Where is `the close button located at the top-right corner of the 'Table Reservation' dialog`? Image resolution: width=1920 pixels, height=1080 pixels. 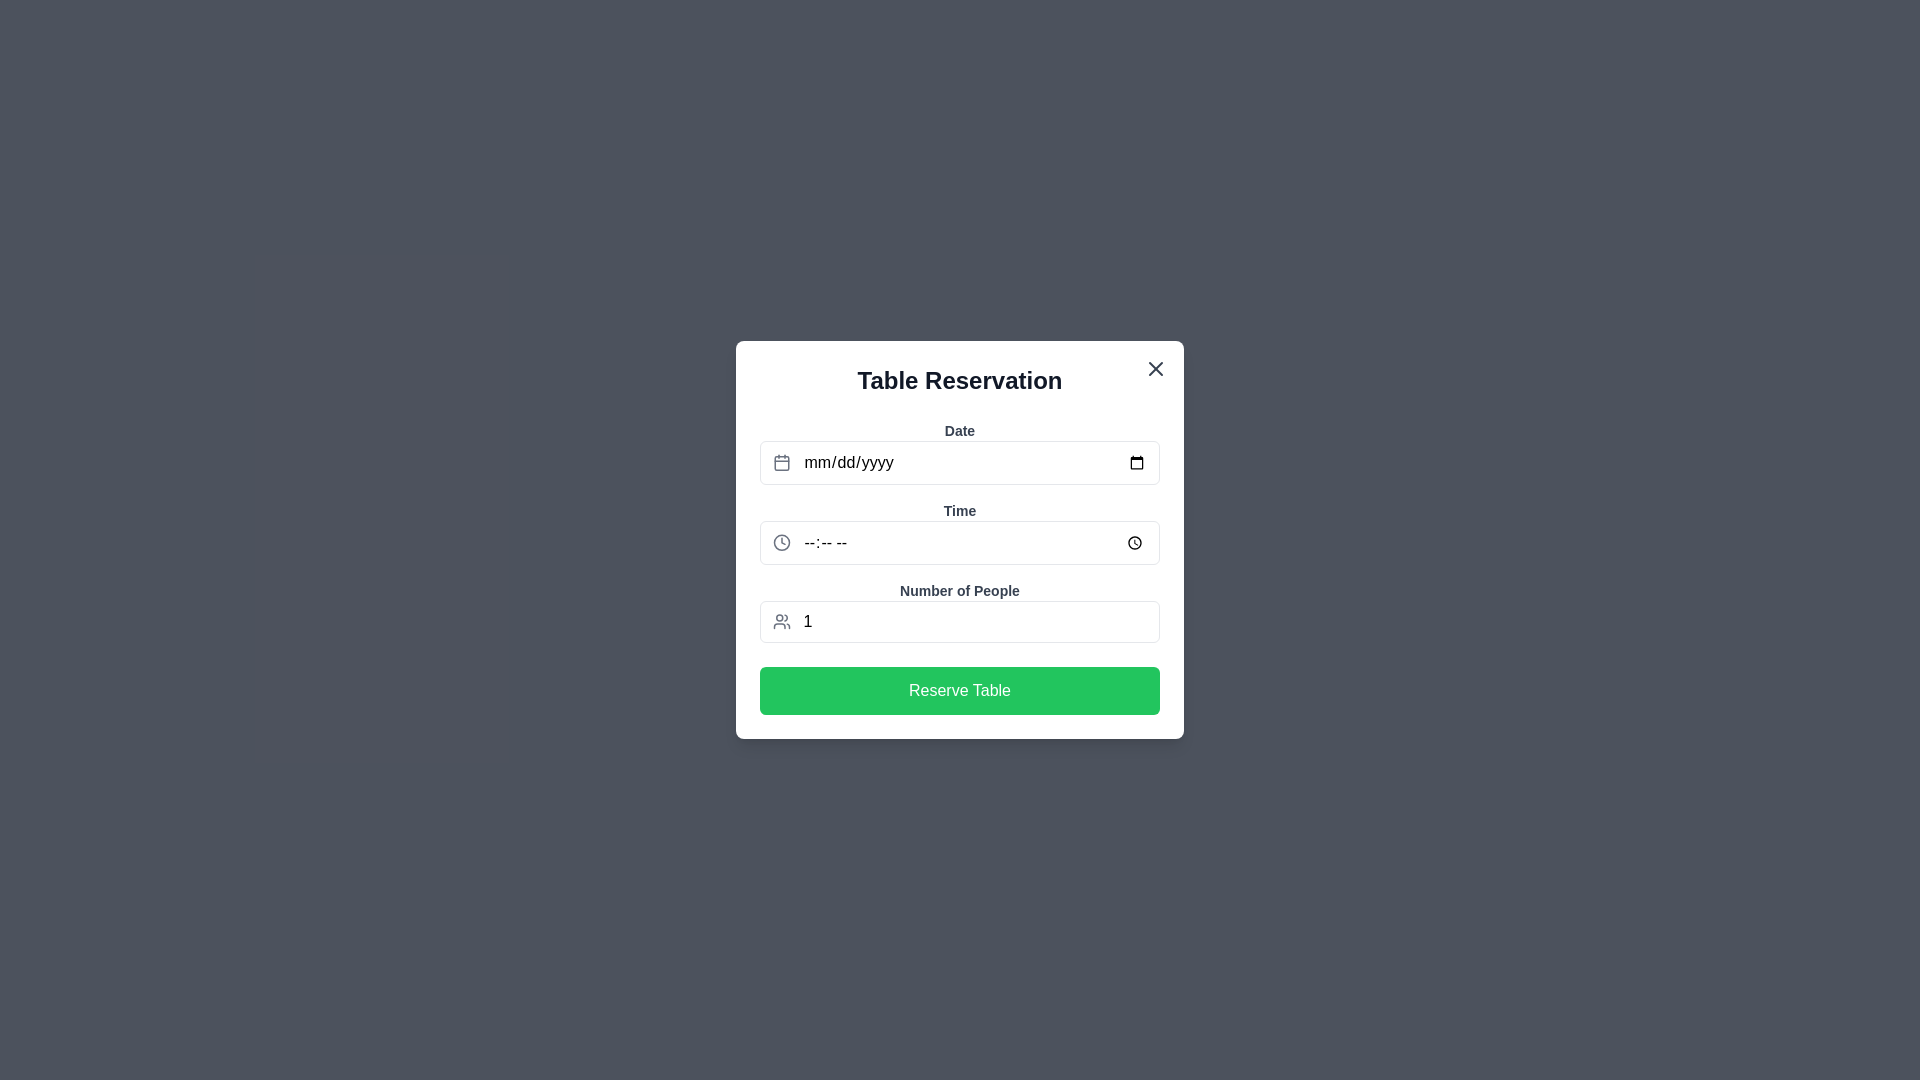
the close button located at the top-right corner of the 'Table Reservation' dialog is located at coordinates (1156, 369).